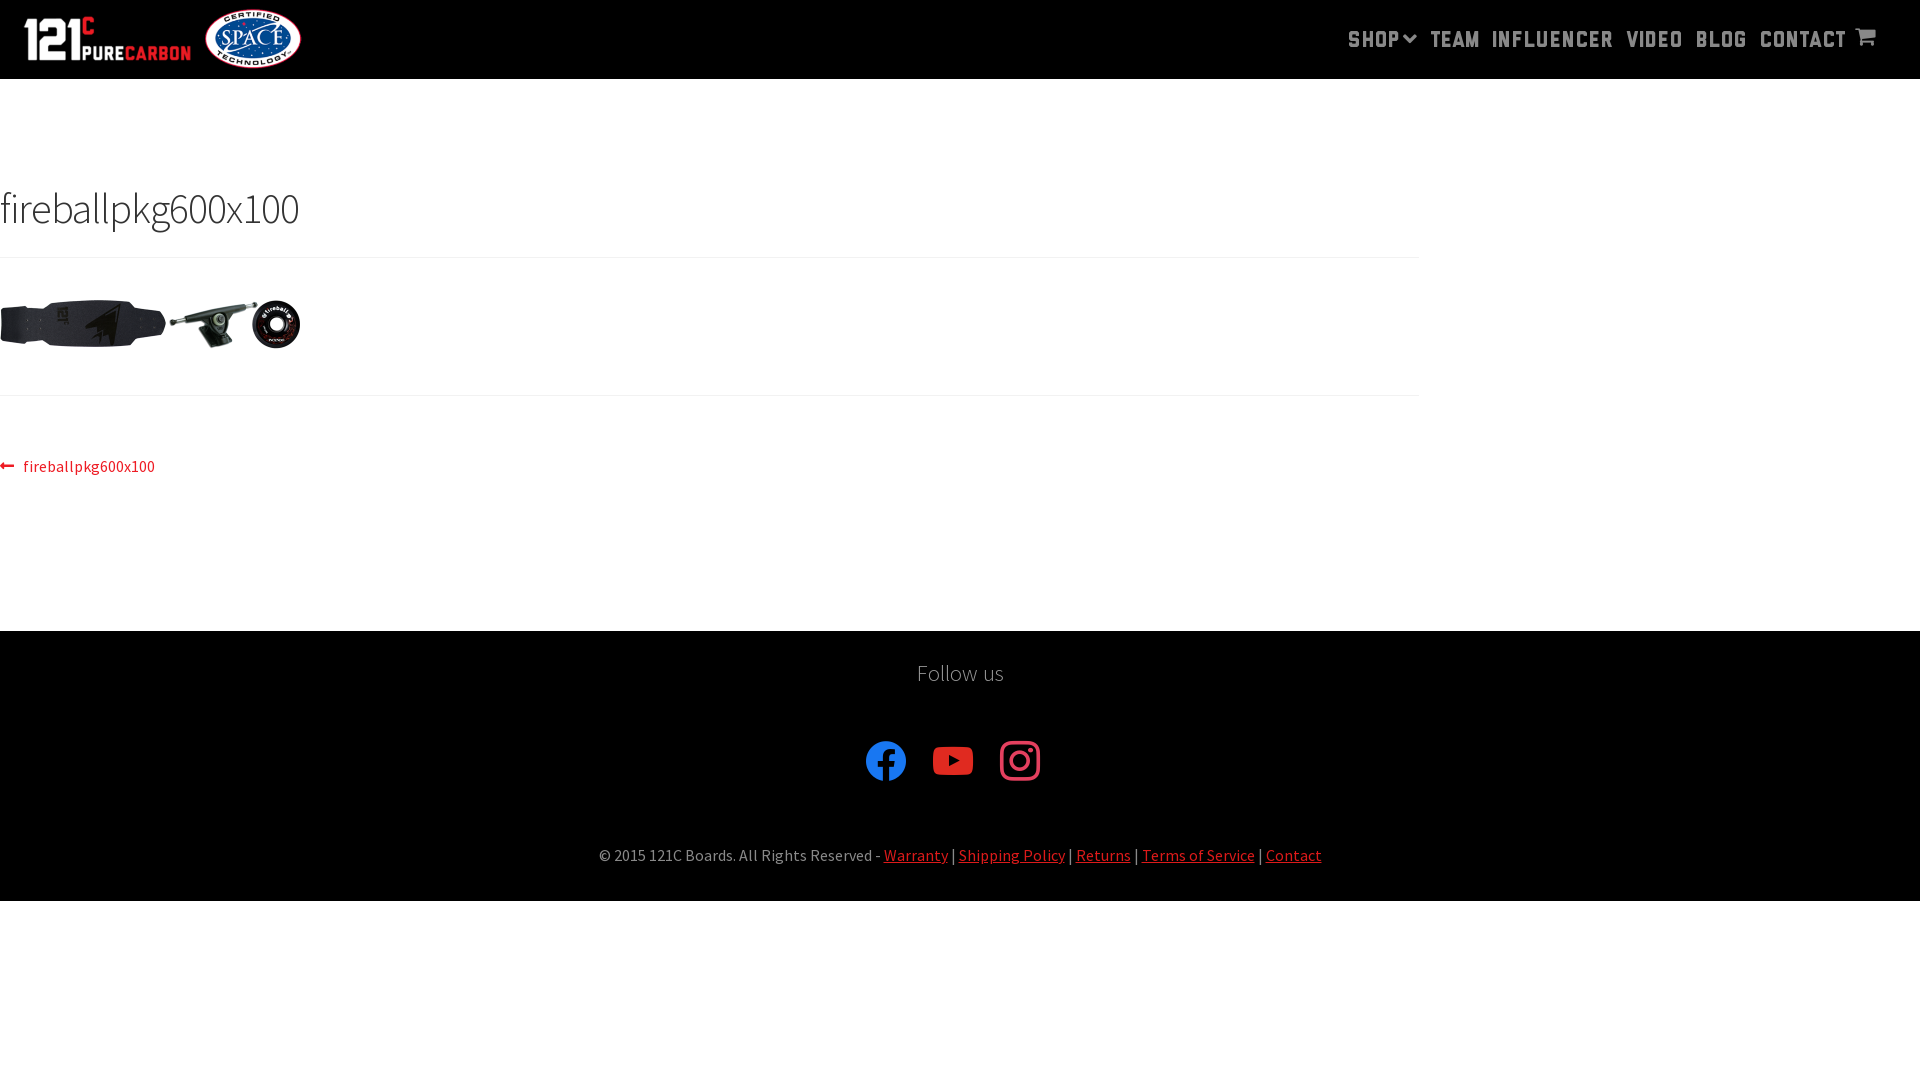  I want to click on 'facebook', so click(885, 759).